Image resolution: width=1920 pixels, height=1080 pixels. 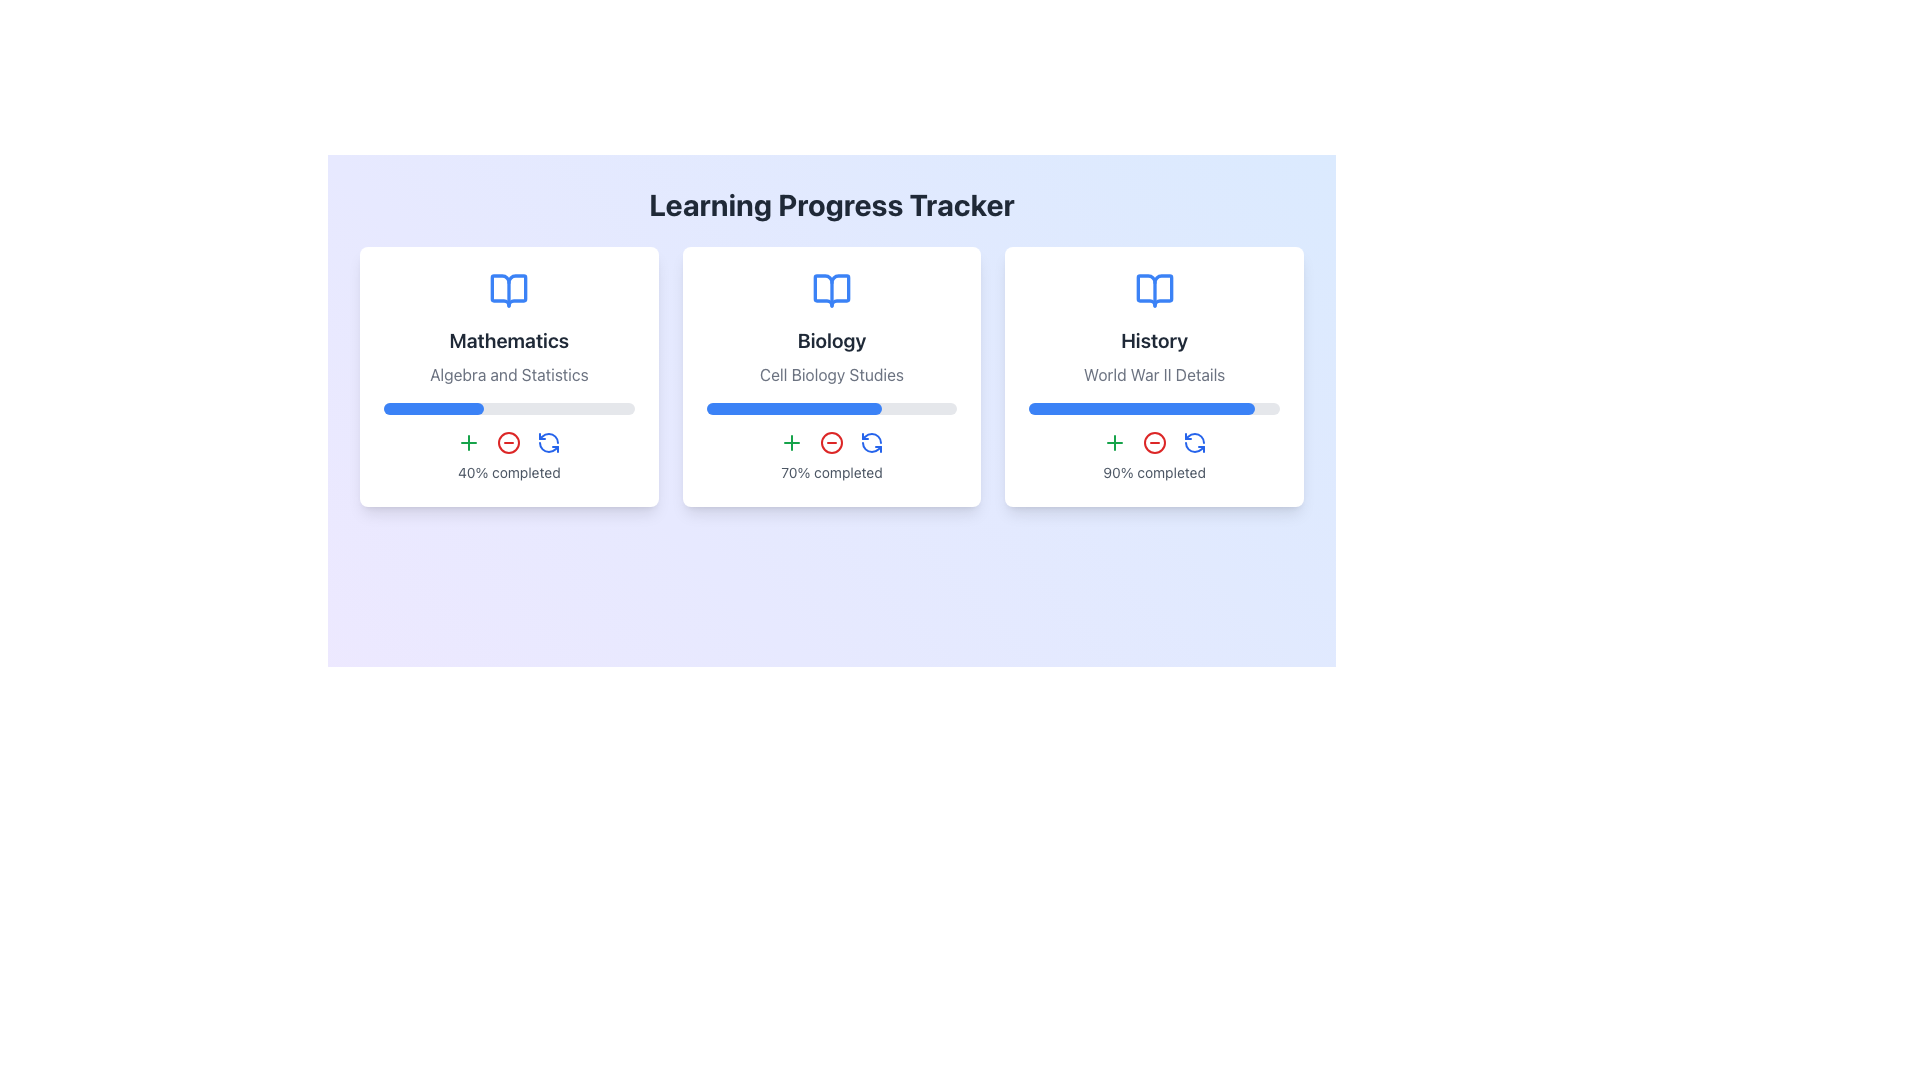 What do you see at coordinates (831, 442) in the screenshot?
I see `the graphic circle icon at the bottom of the 'Biology' card in the middle column, which serves as a visual cue for subtraction or minimizing actions` at bounding box center [831, 442].